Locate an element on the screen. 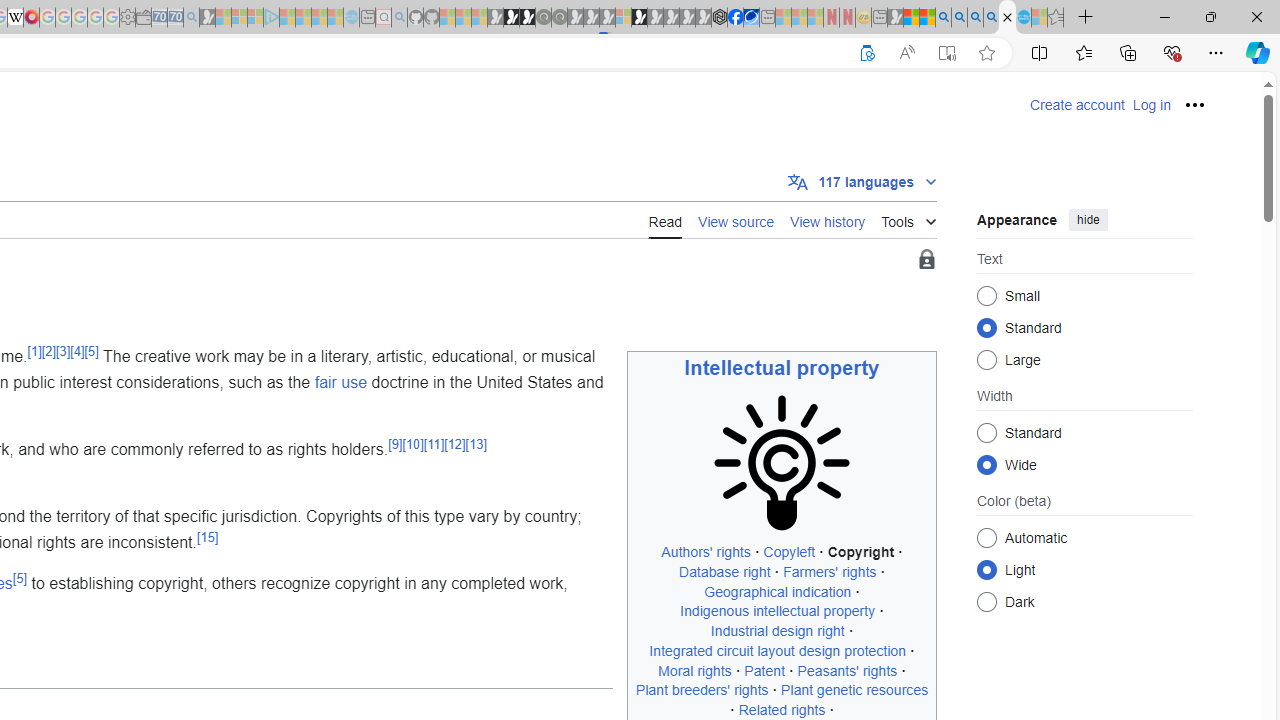 The image size is (1280, 720). 'MSN - Sleeping' is located at coordinates (894, 17).